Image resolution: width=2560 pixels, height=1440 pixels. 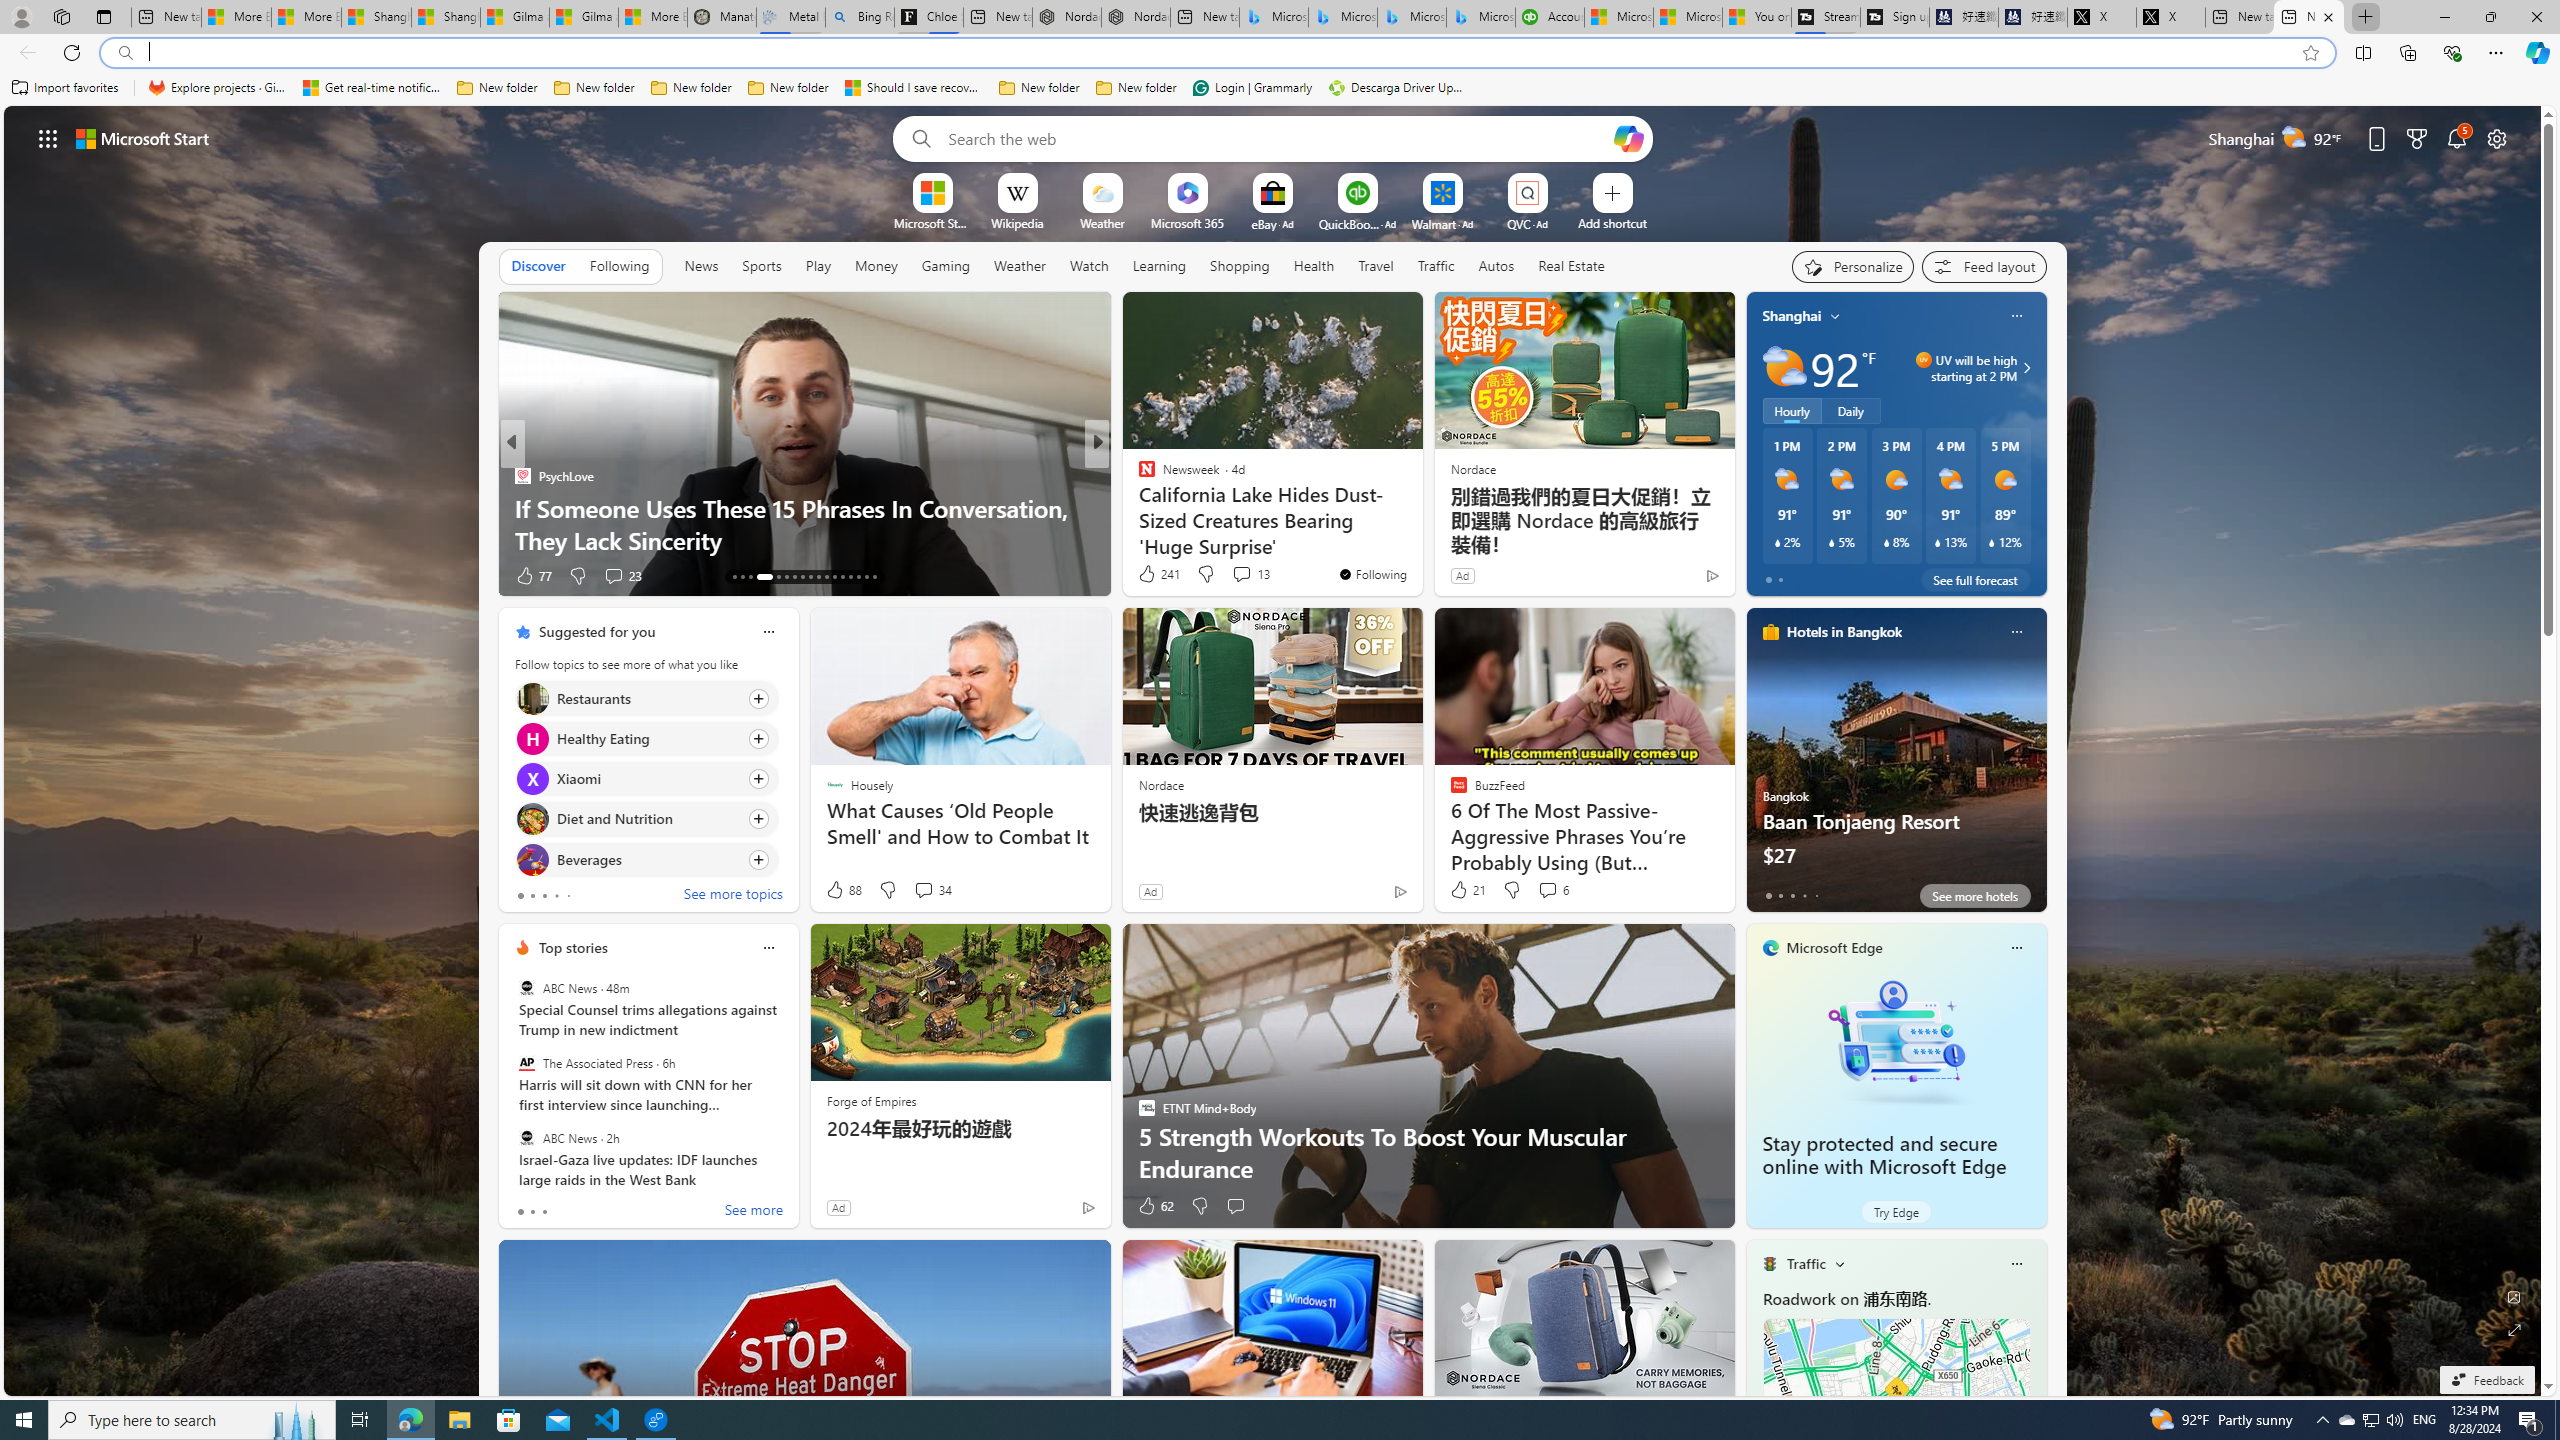 What do you see at coordinates (2022, 367) in the screenshot?
I see `'UV will be high starting at 2 PM'` at bounding box center [2022, 367].